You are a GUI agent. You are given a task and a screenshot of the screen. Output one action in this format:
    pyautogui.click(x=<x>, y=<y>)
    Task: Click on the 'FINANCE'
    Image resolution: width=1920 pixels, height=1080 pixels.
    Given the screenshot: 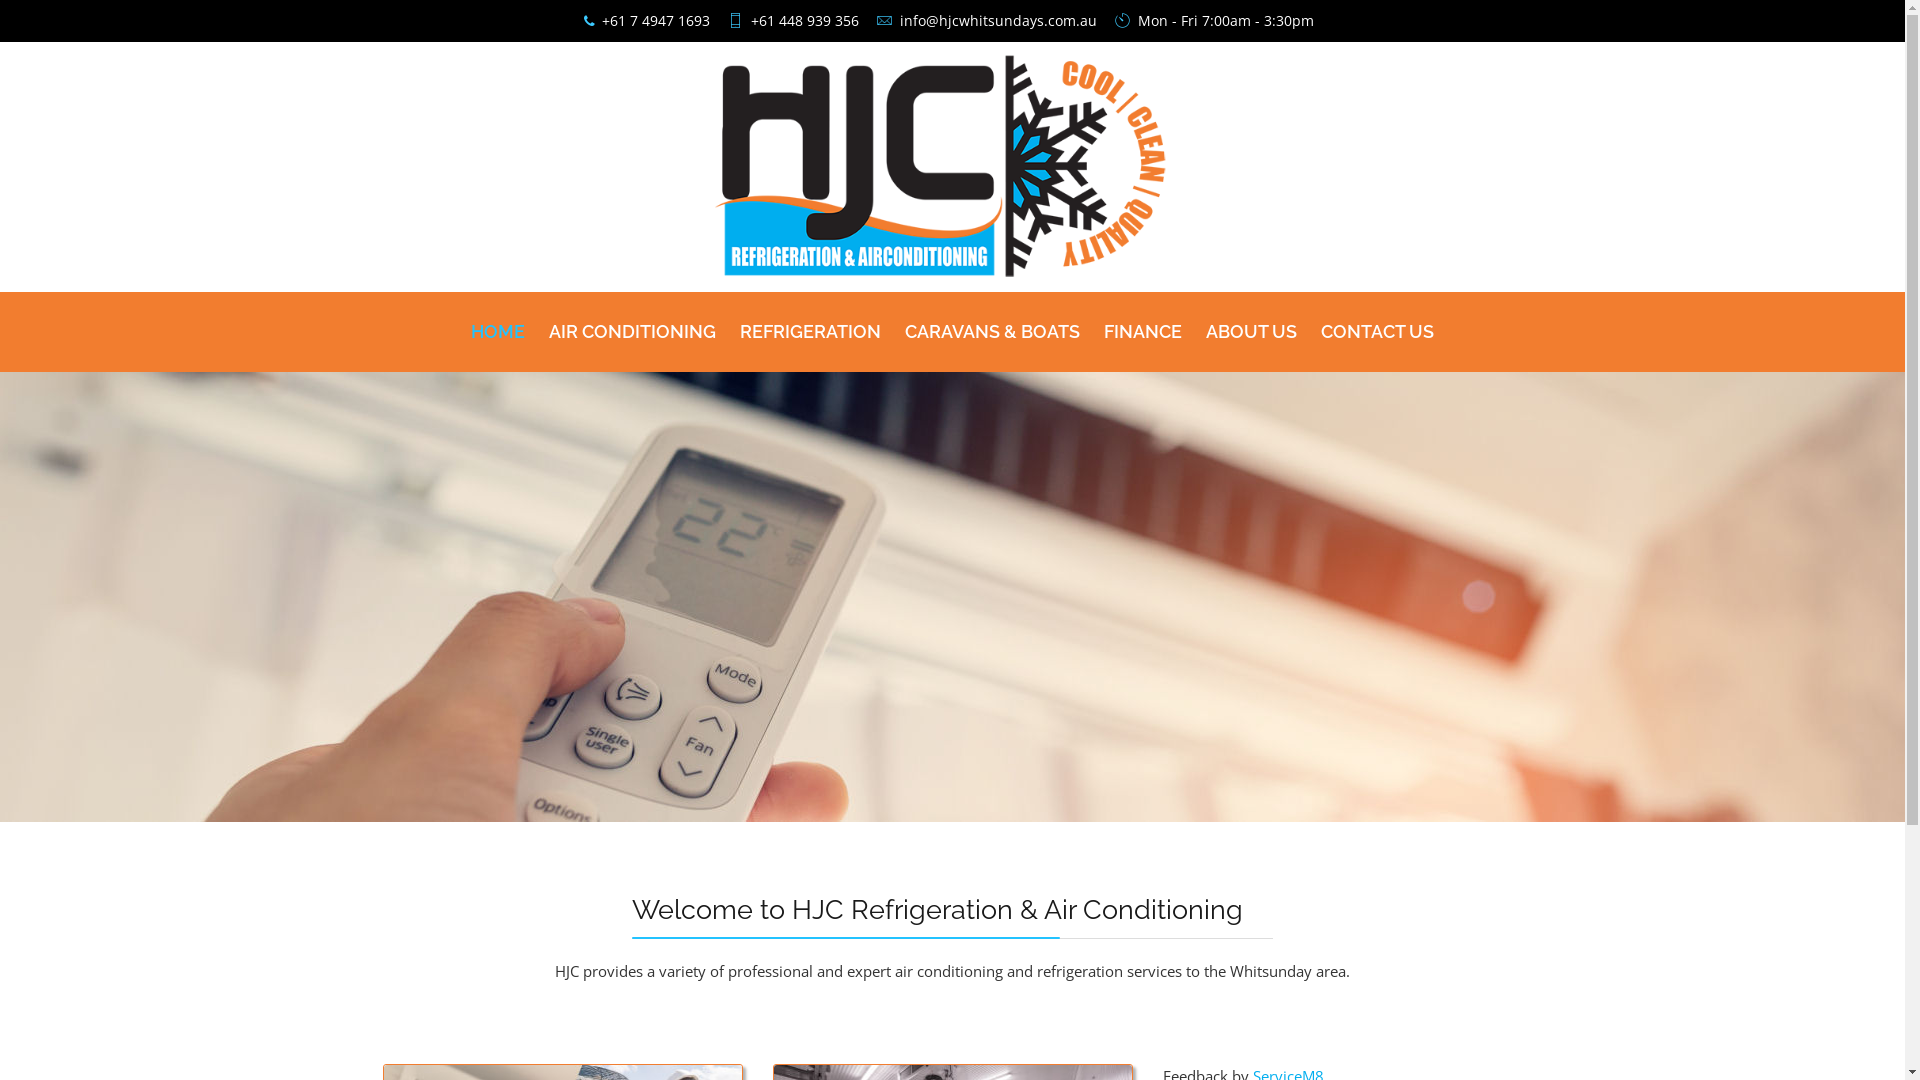 What is the action you would take?
    pyautogui.click(x=1142, y=366)
    